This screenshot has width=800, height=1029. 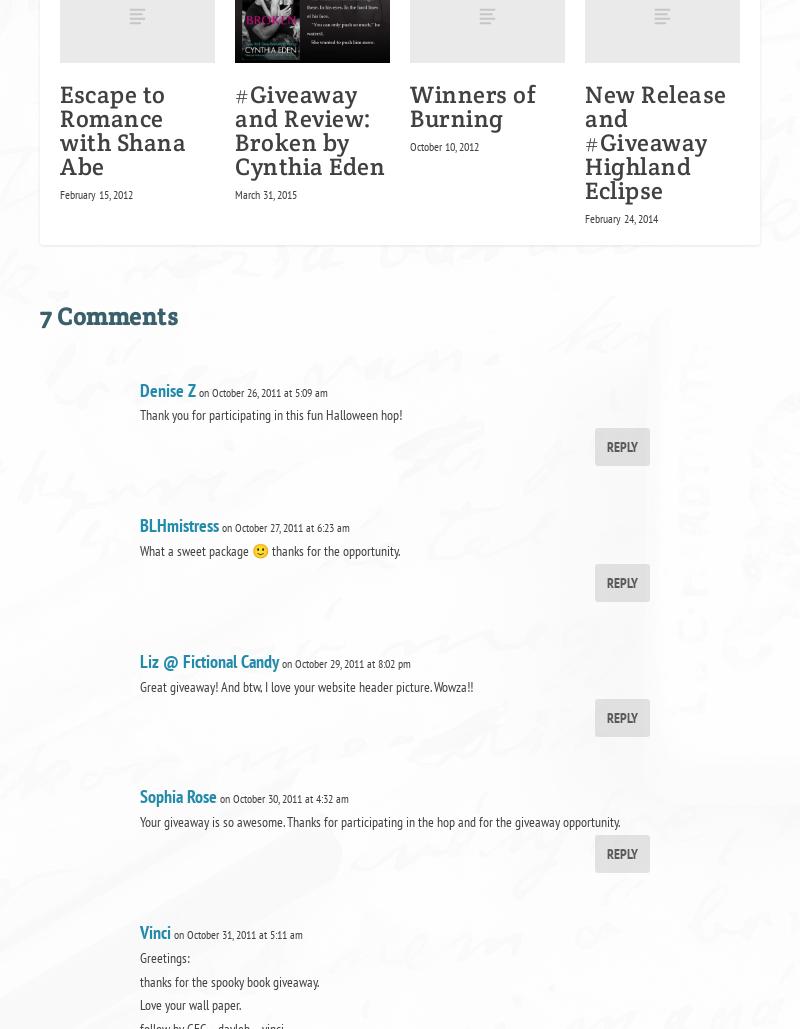 What do you see at coordinates (284, 798) in the screenshot?
I see `'on October 30, 2011 at 4:32 am'` at bounding box center [284, 798].